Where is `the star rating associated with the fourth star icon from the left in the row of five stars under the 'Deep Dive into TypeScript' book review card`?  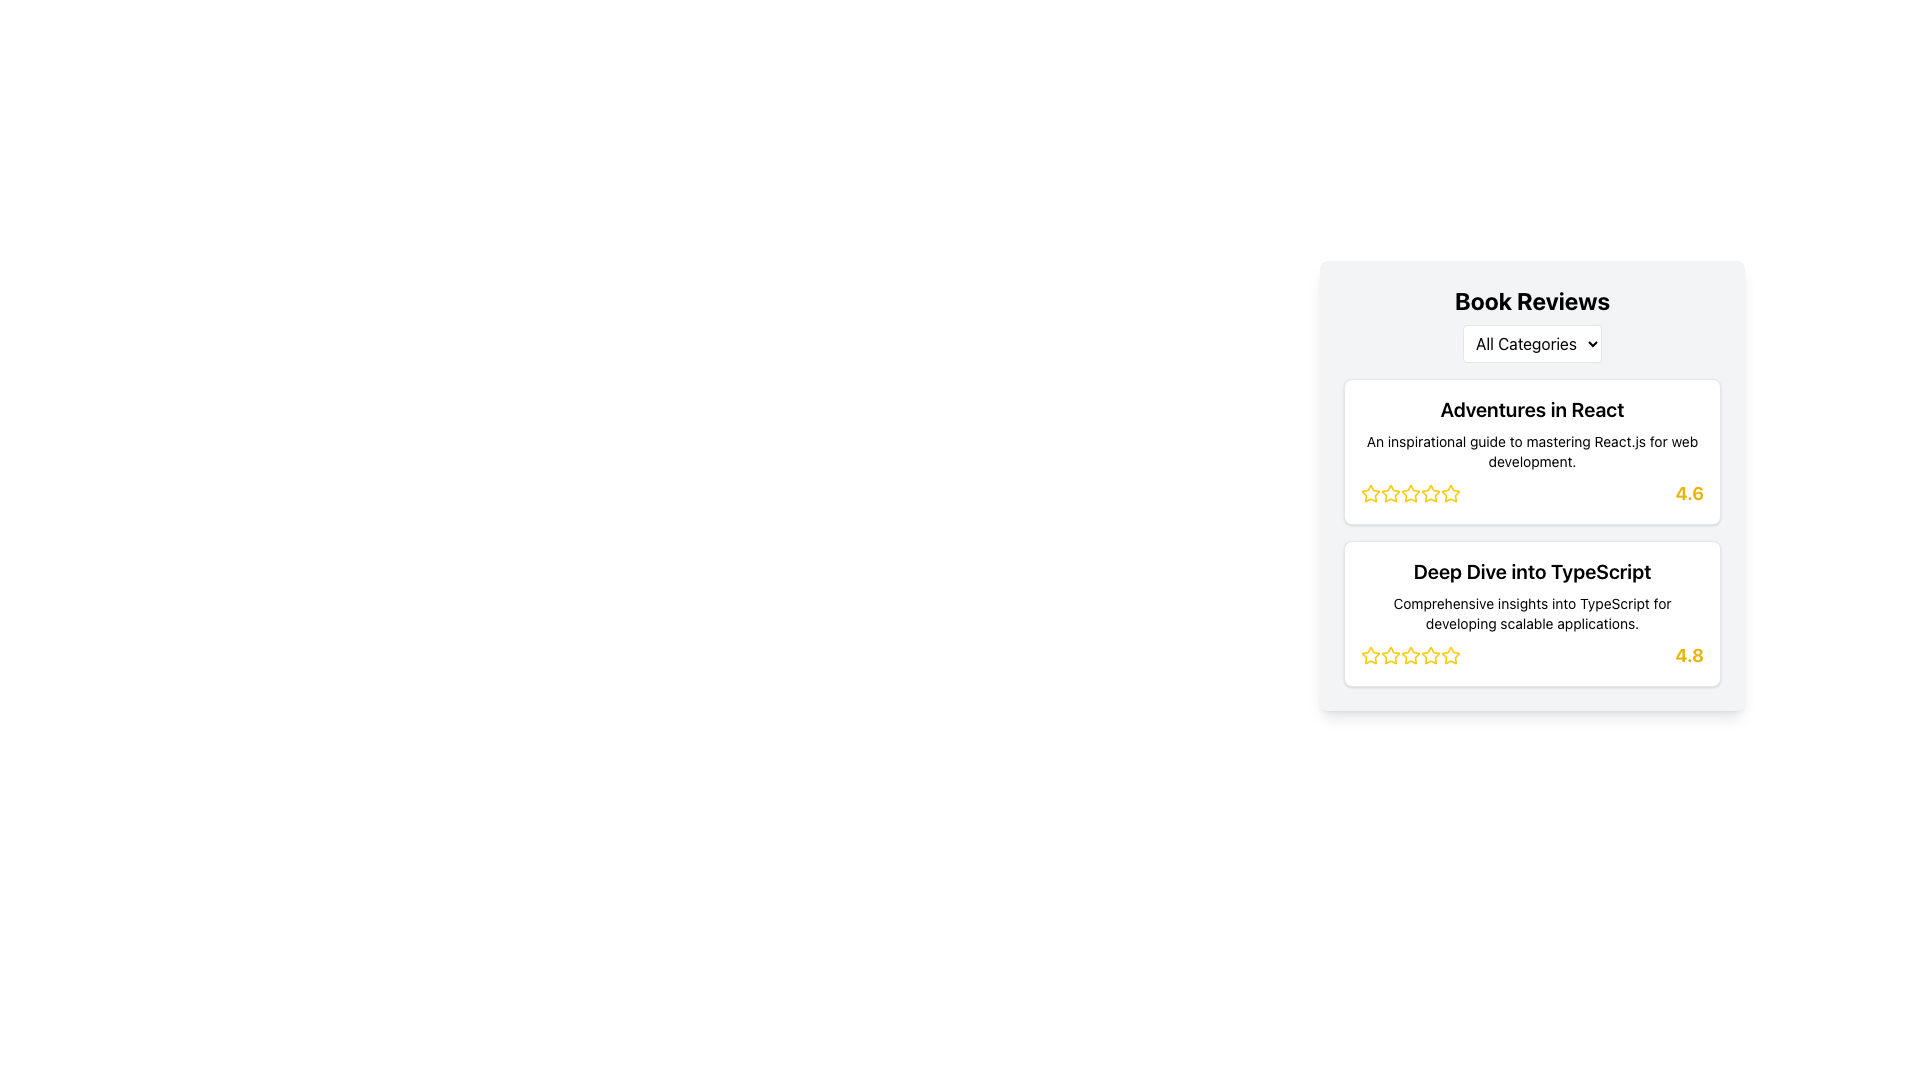
the star rating associated with the fourth star icon from the left in the row of five stars under the 'Deep Dive into TypeScript' book review card is located at coordinates (1450, 655).